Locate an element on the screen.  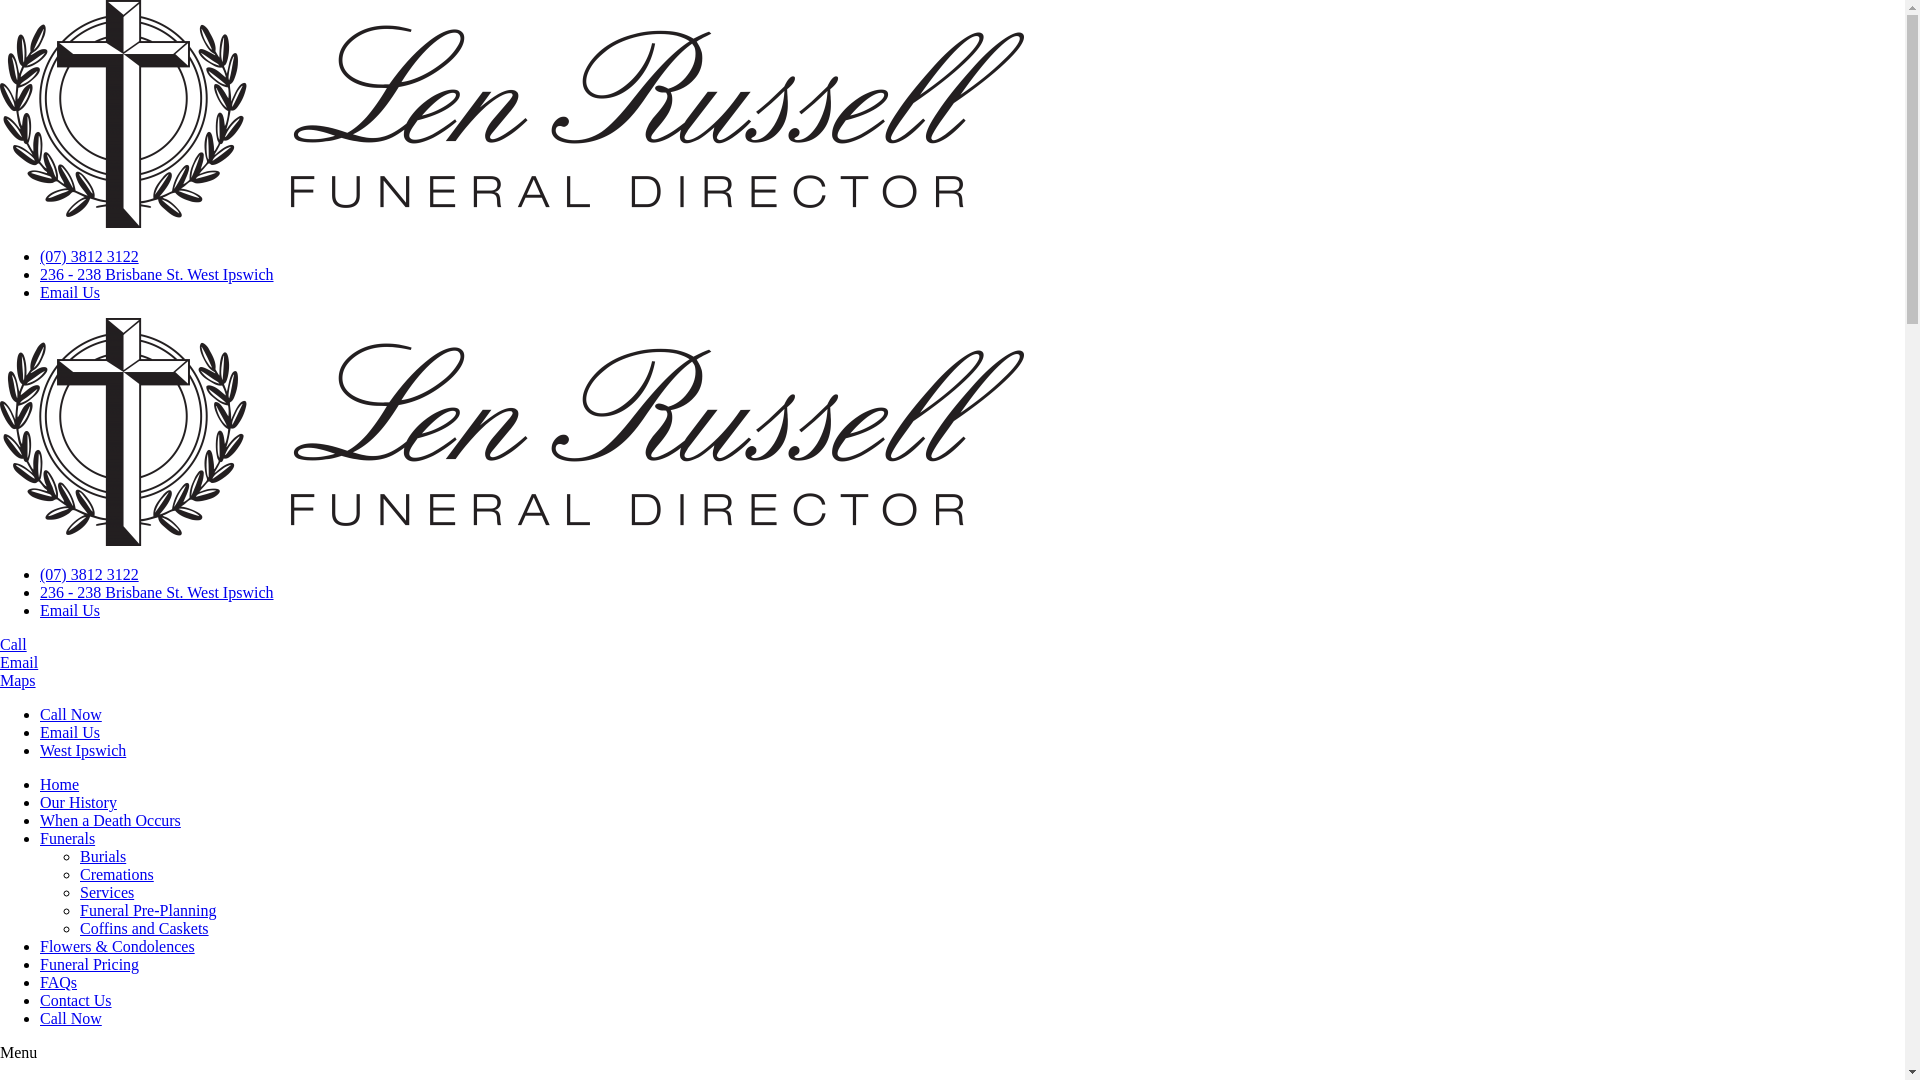
'When a Death Occurs' is located at coordinates (39, 820).